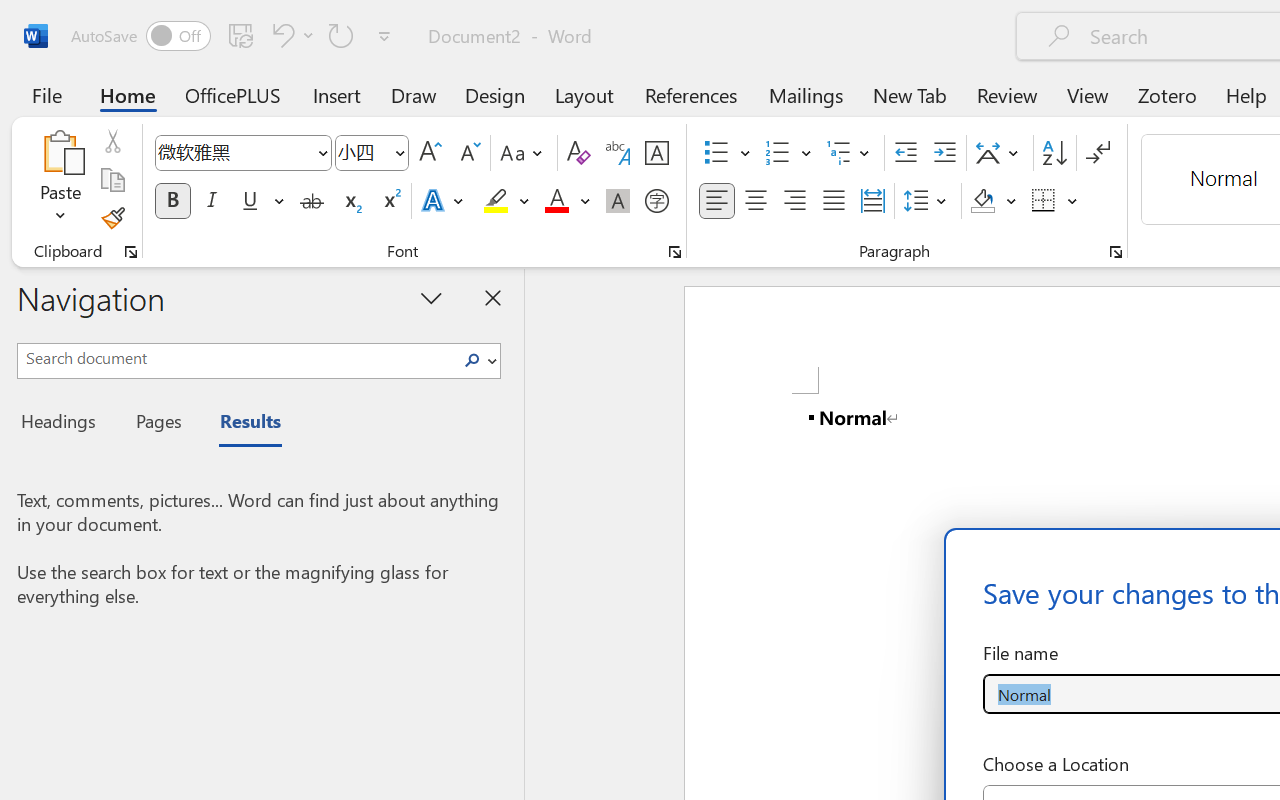 The image size is (1280, 800). I want to click on 'Search', so click(477, 360).